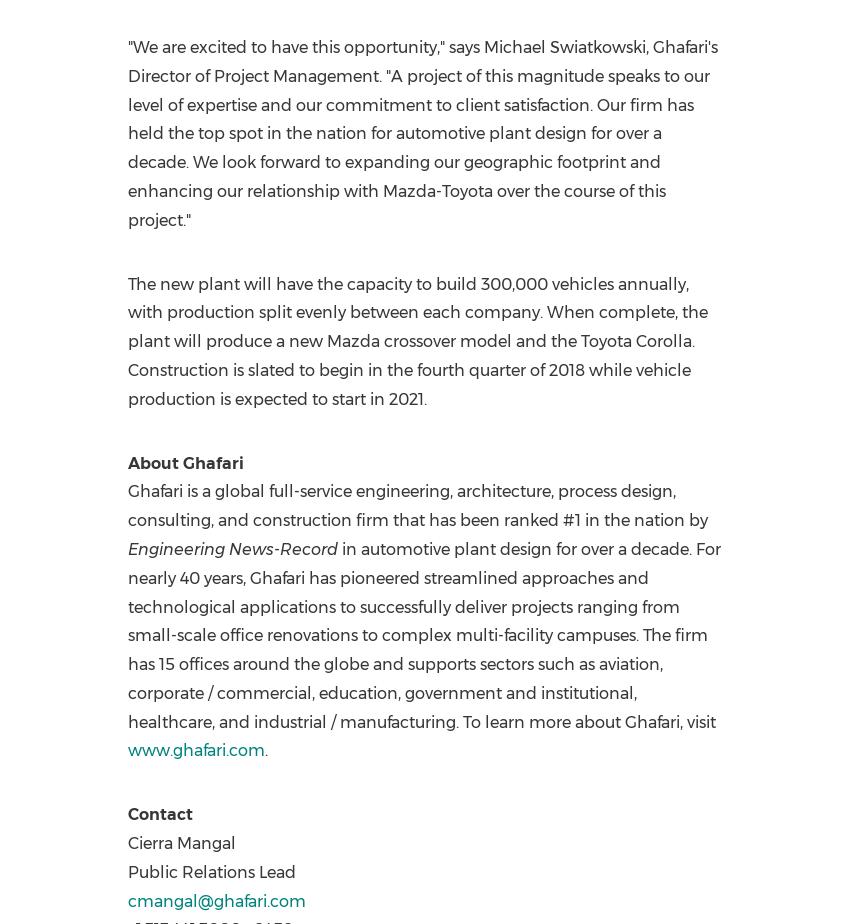 Image resolution: width=850 pixels, height=924 pixels. What do you see at coordinates (215, 900) in the screenshot?
I see `'cmangal@ghafari.com'` at bounding box center [215, 900].